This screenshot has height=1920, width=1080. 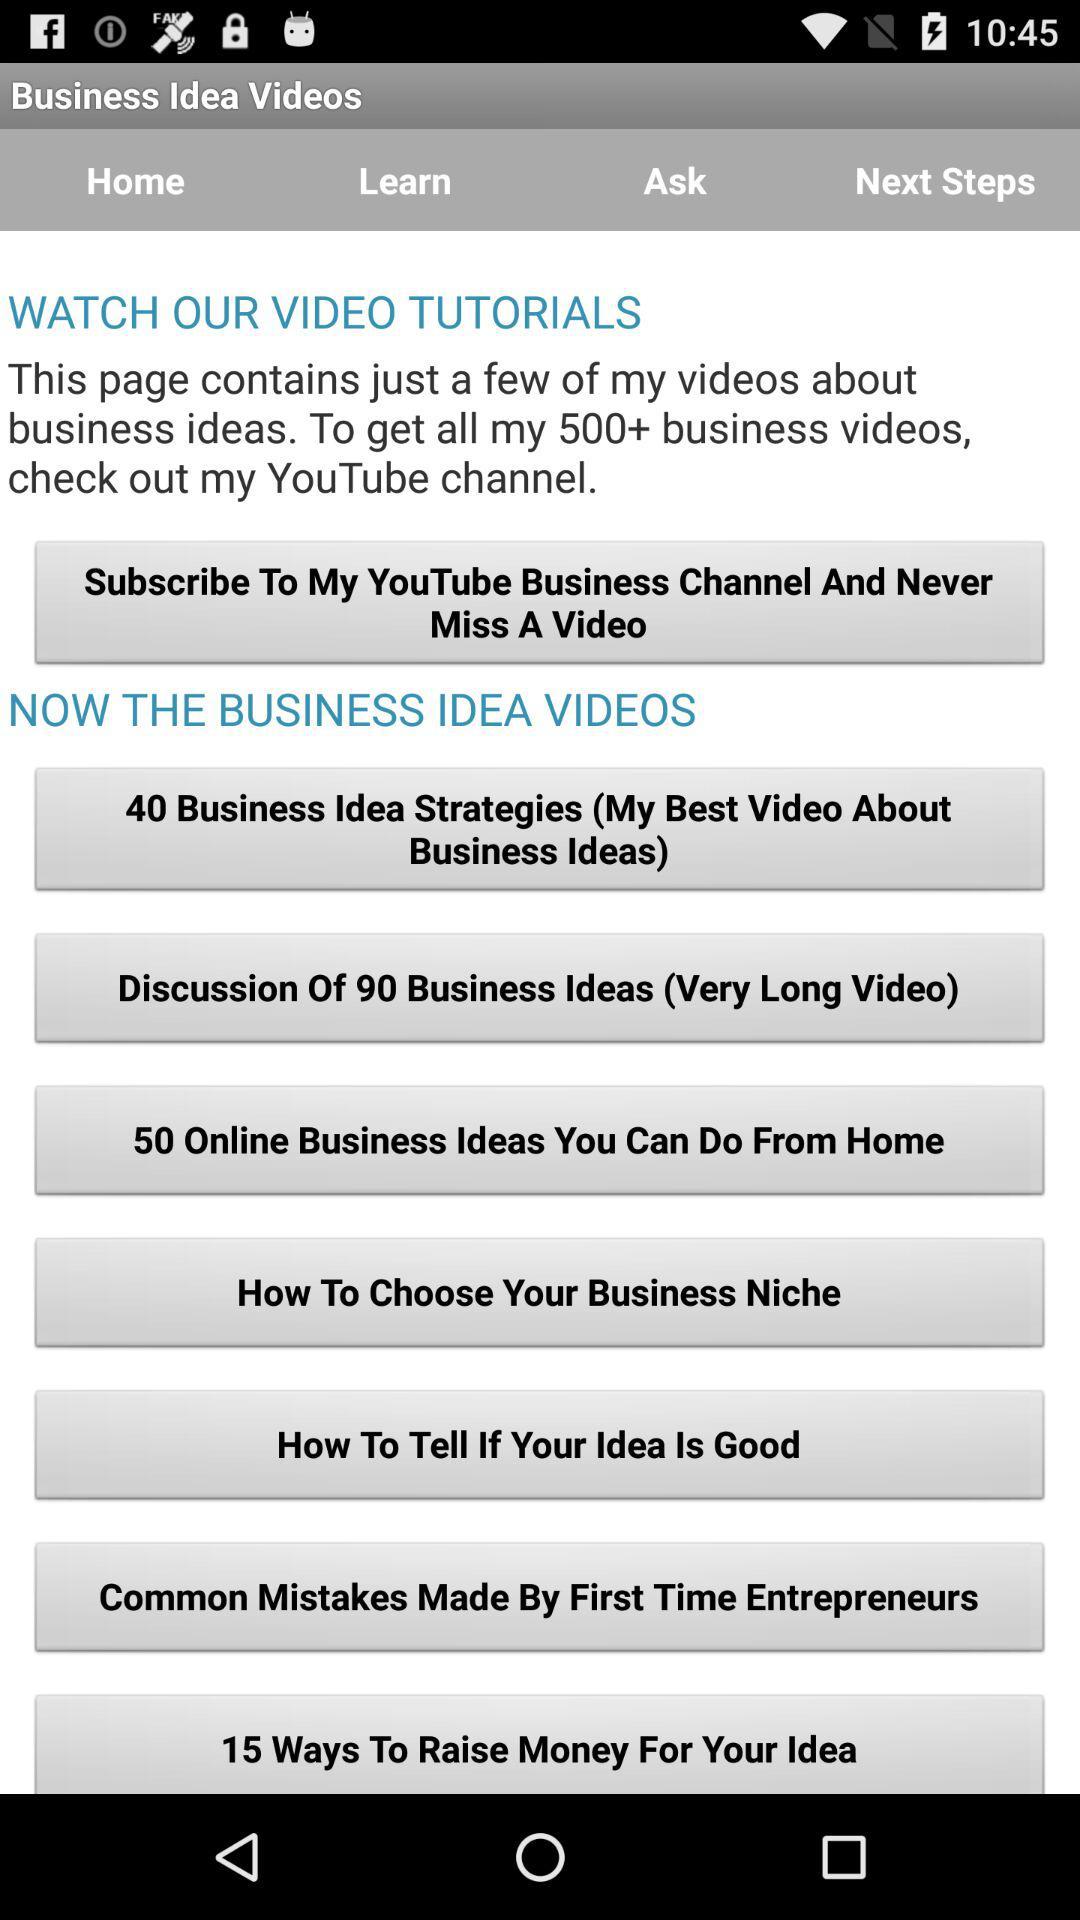 I want to click on the icon below how to tell item, so click(x=540, y=1602).